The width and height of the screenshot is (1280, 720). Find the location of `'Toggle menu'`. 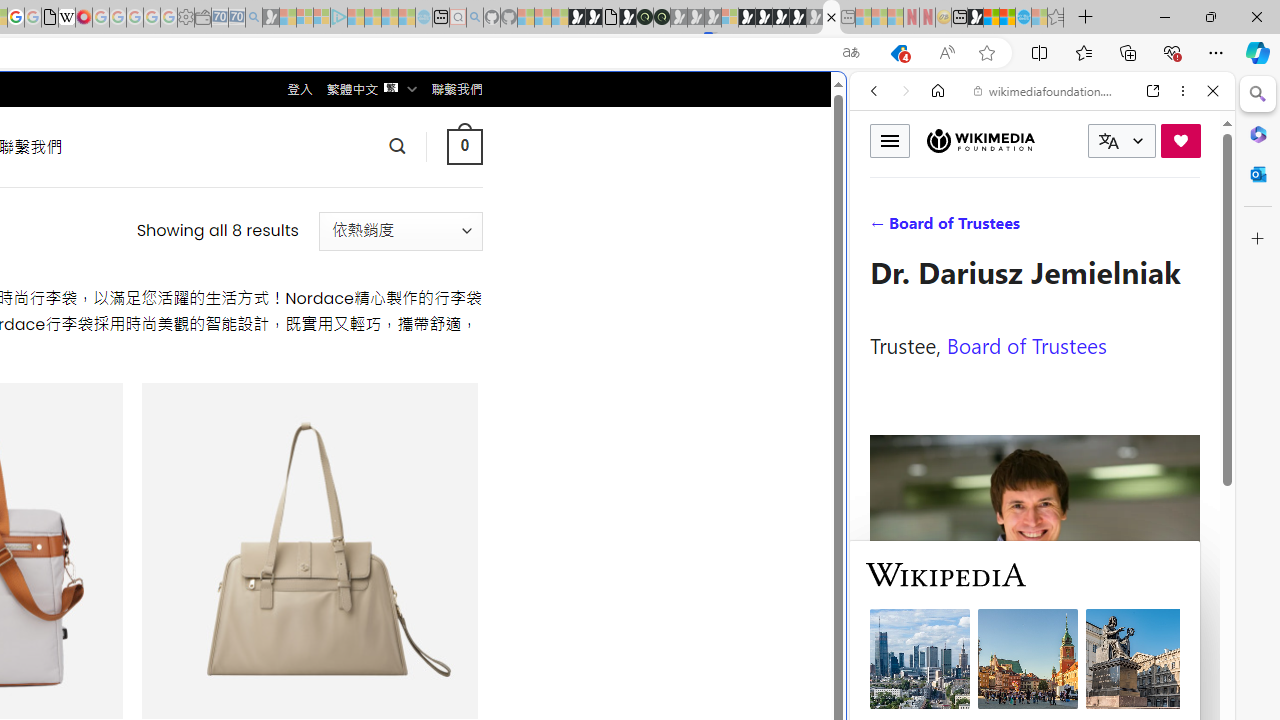

'Toggle menu' is located at coordinates (889, 139).